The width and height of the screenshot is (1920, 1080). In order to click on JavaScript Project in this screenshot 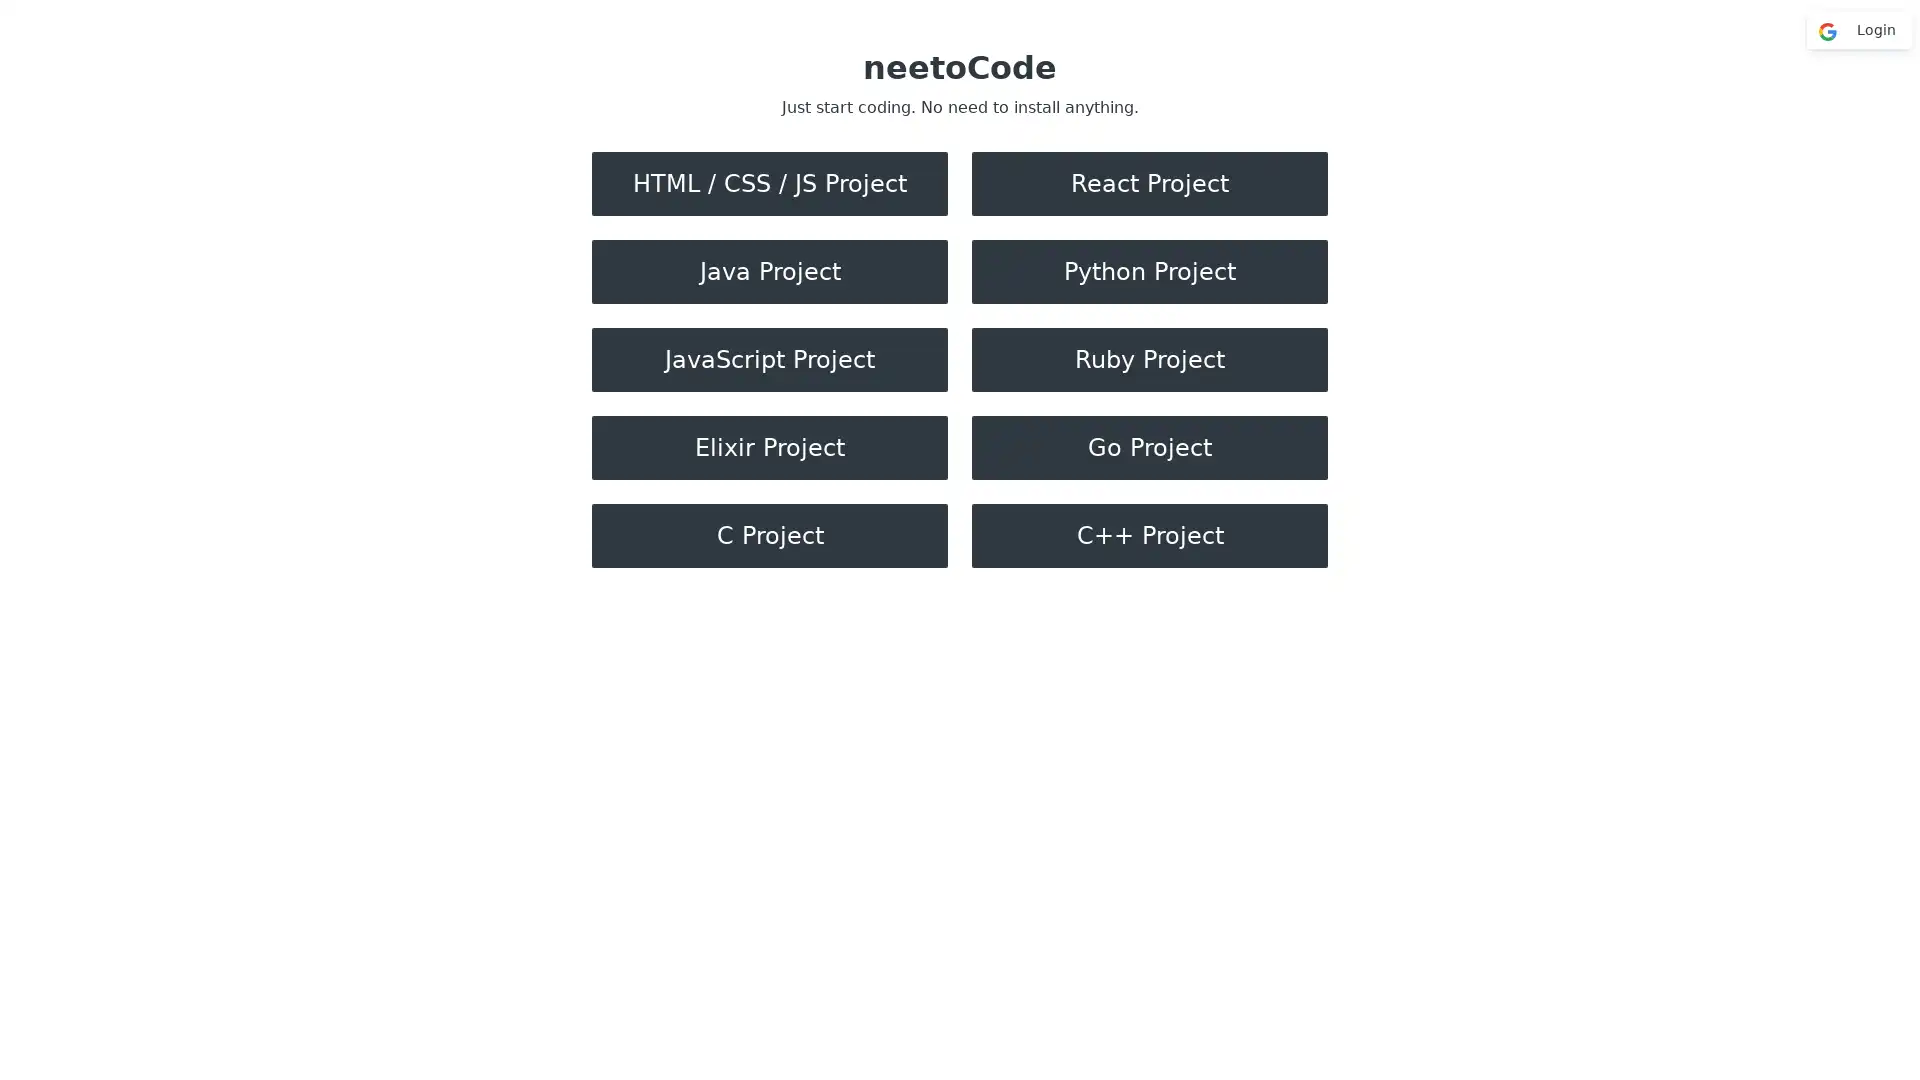, I will do `click(768, 358)`.